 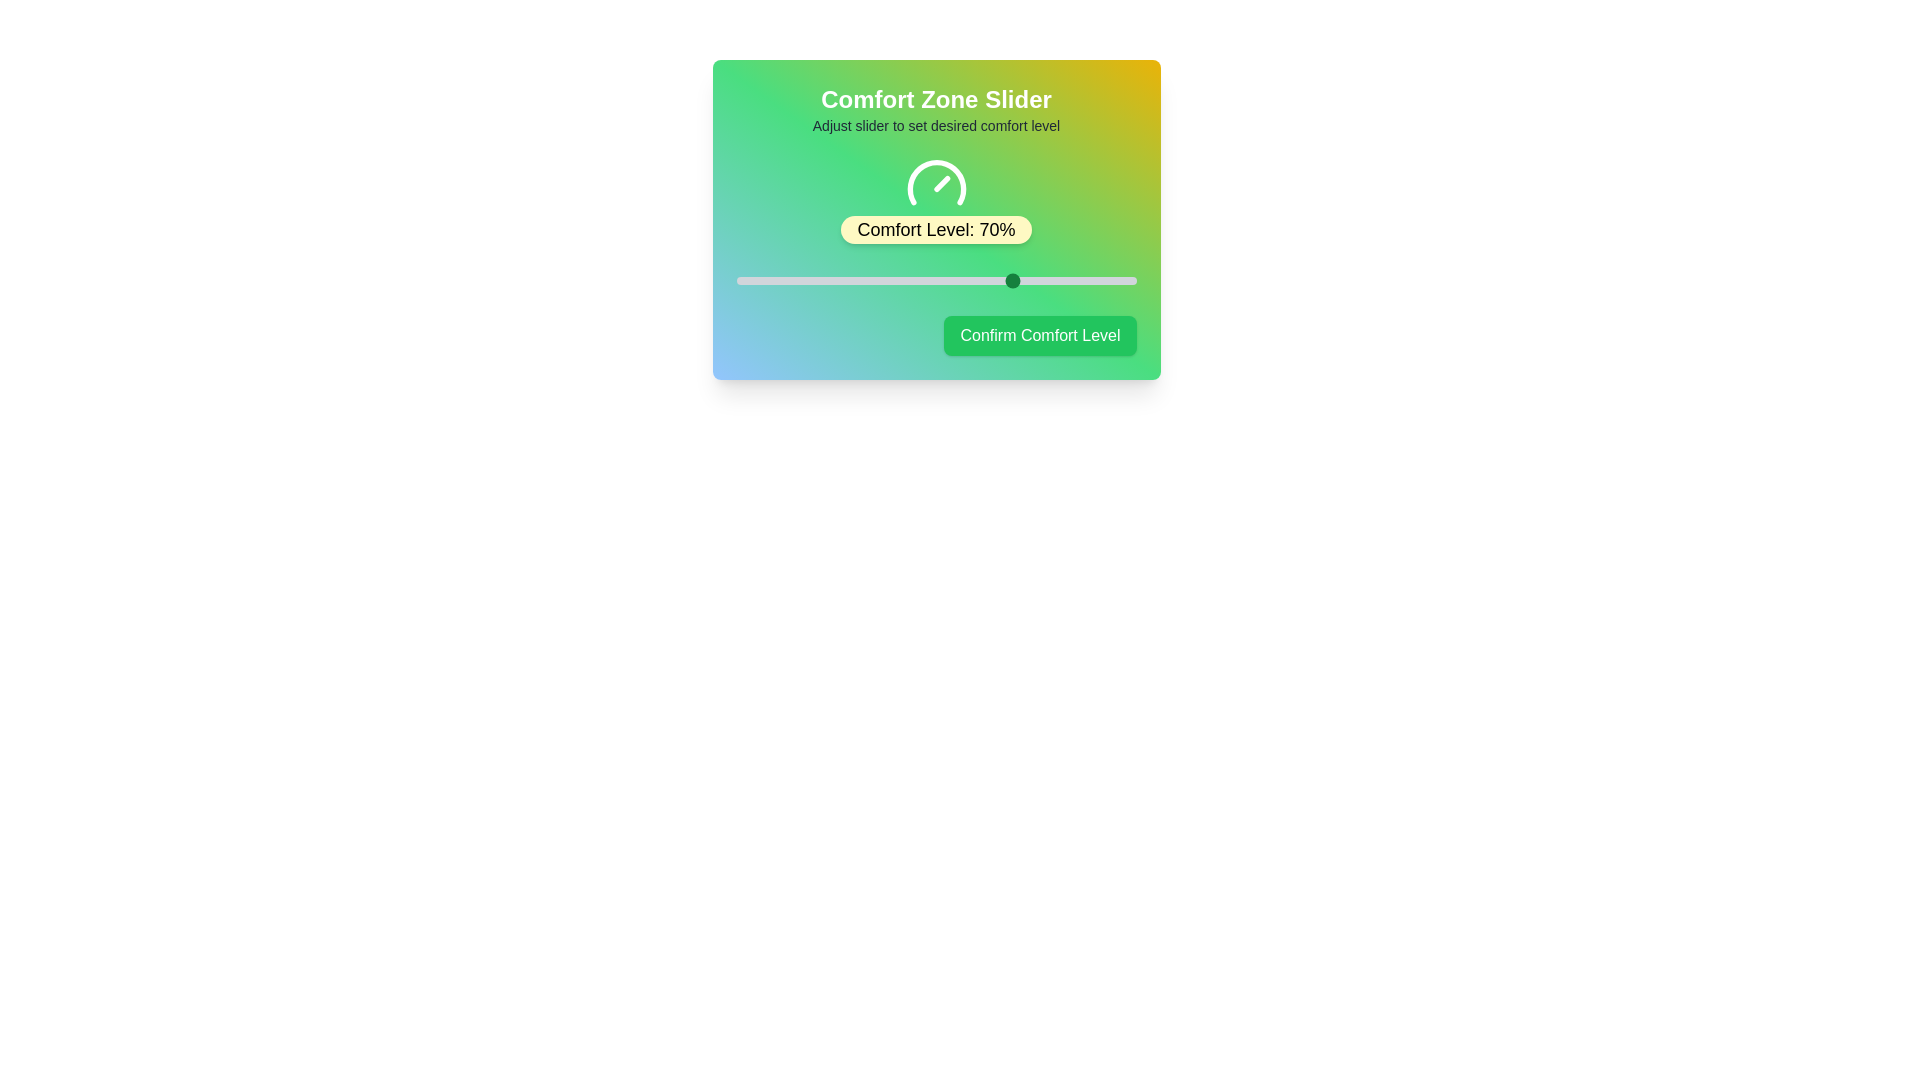 What do you see at coordinates (787, 281) in the screenshot?
I see `the slider to set the comfort level to 13` at bounding box center [787, 281].